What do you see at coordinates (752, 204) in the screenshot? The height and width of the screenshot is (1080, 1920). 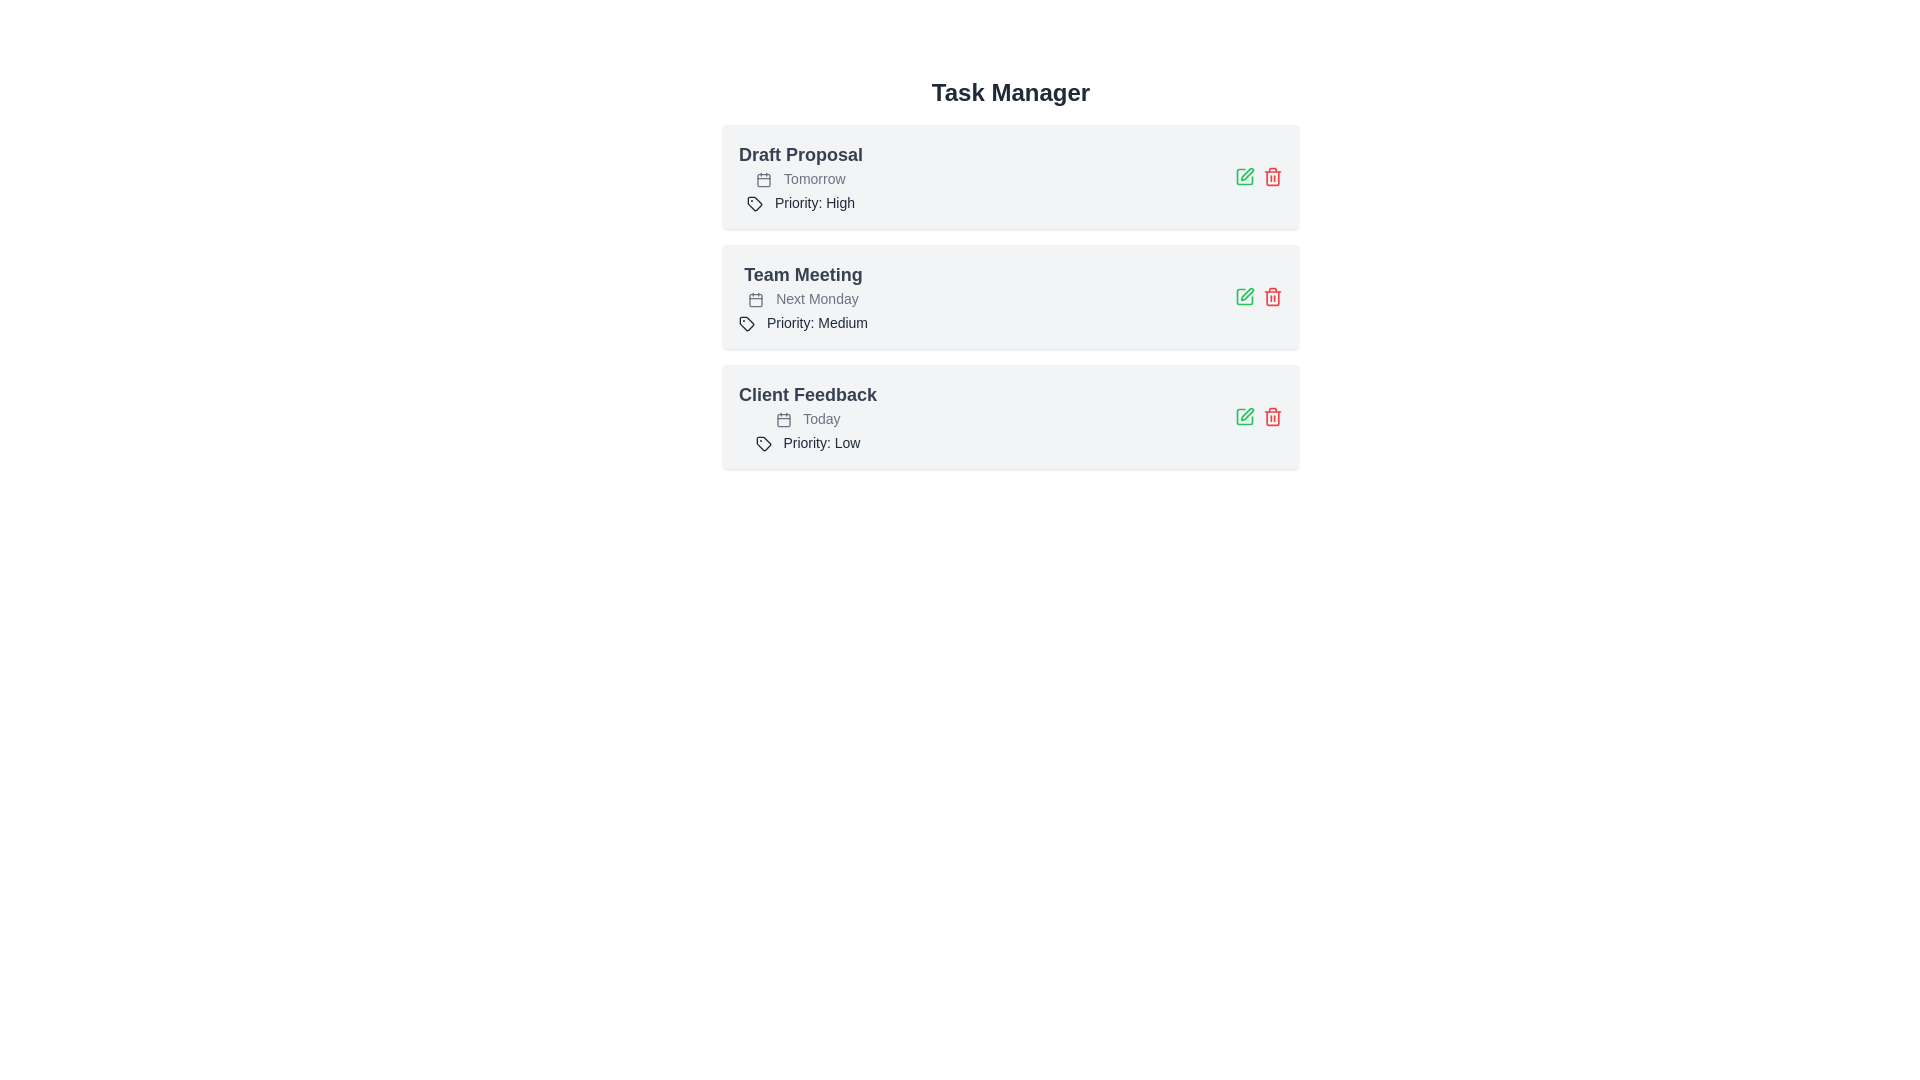 I see `the priority icon next to the 'Priority: High' label in the first task block labeled 'Draft Proposal'` at bounding box center [752, 204].